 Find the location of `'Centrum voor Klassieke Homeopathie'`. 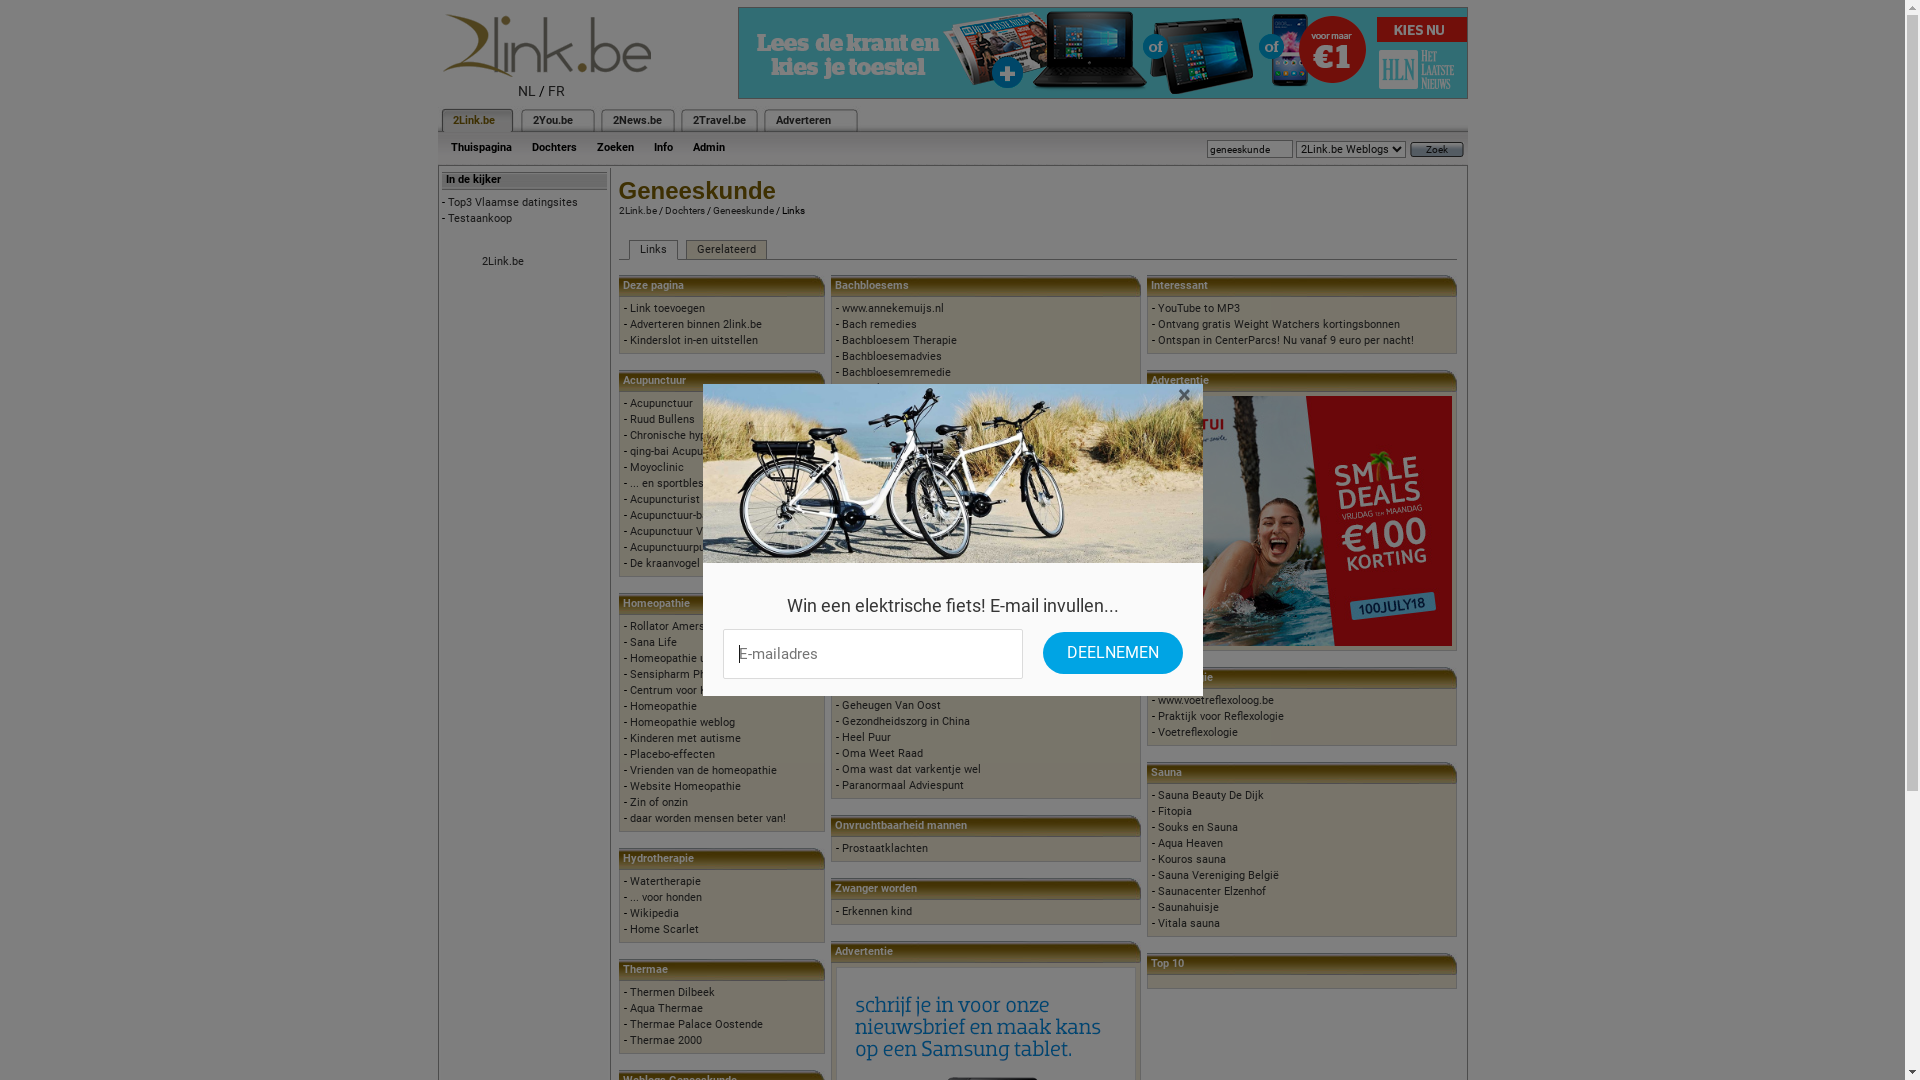

'Centrum voor Klassieke Homeopathie' is located at coordinates (723, 689).